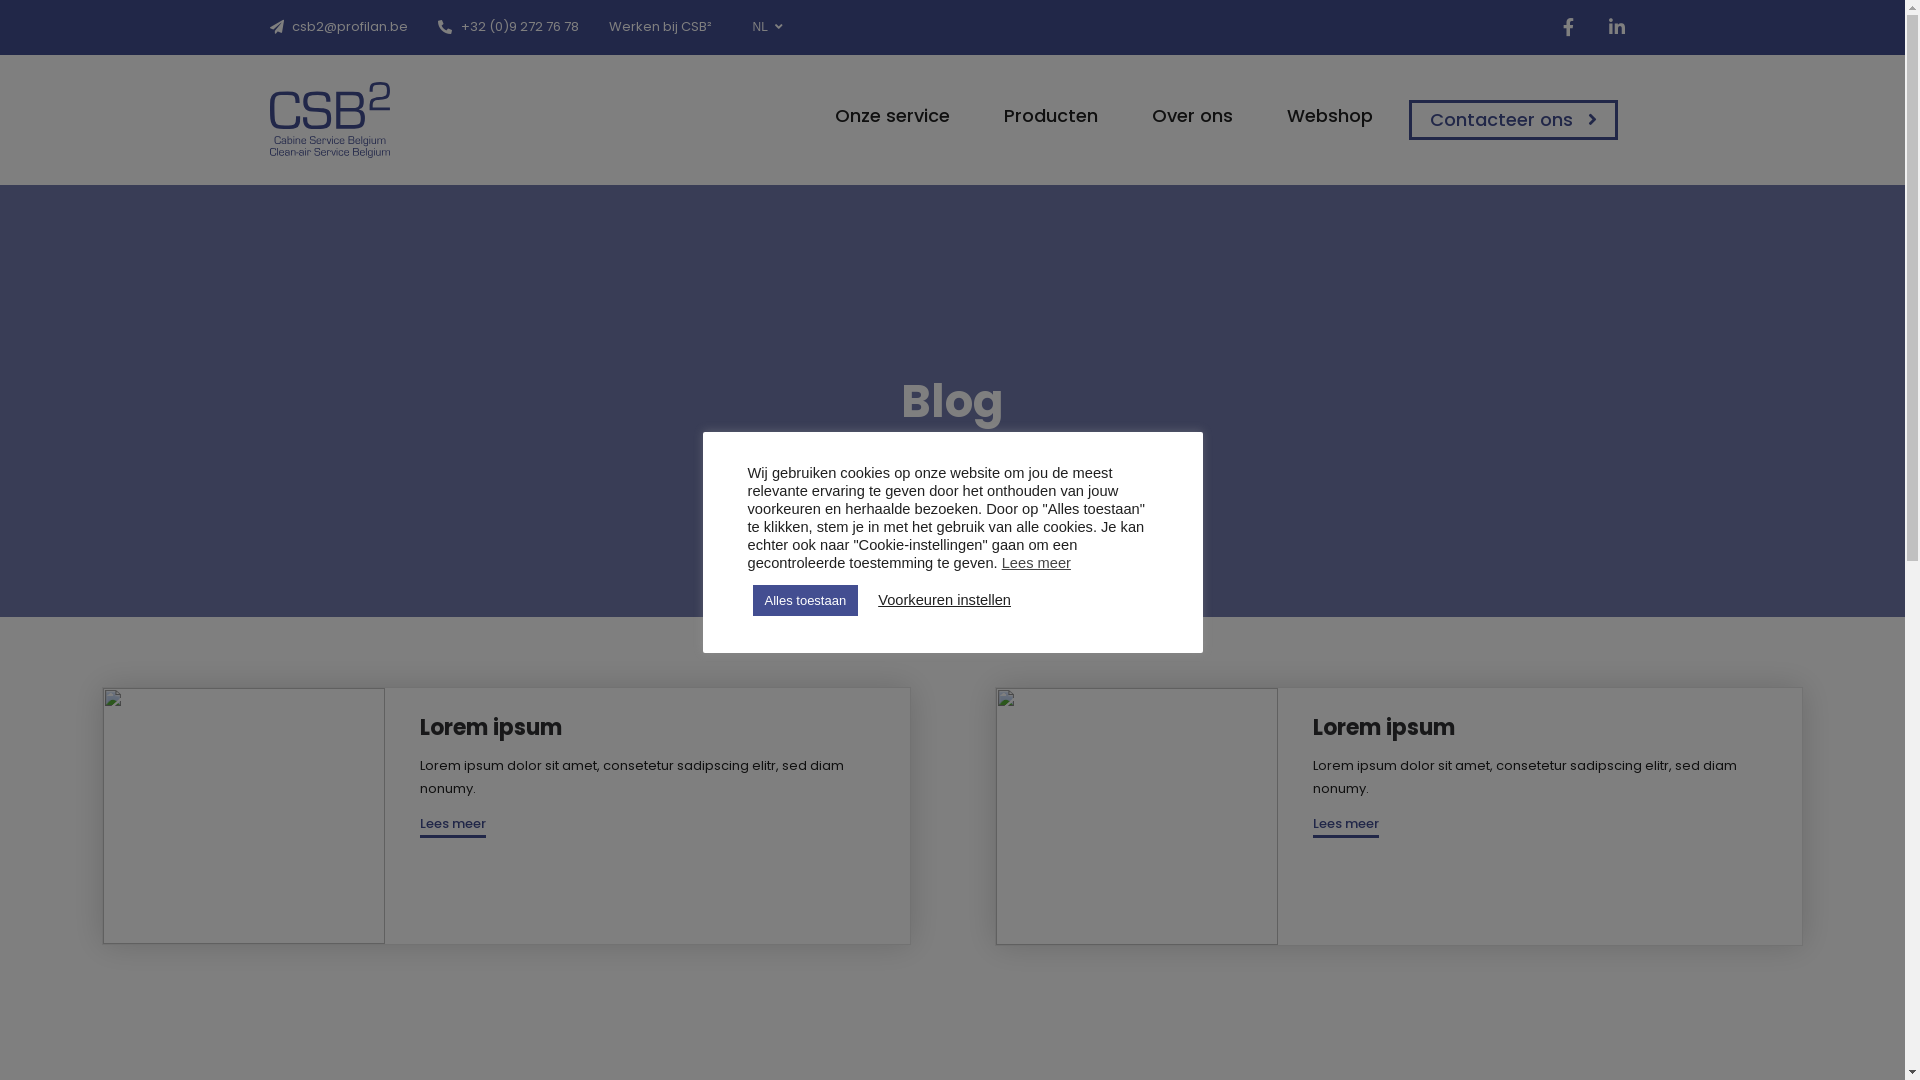  Describe the element at coordinates (1345, 825) in the screenshot. I see `'Lees meer'` at that location.